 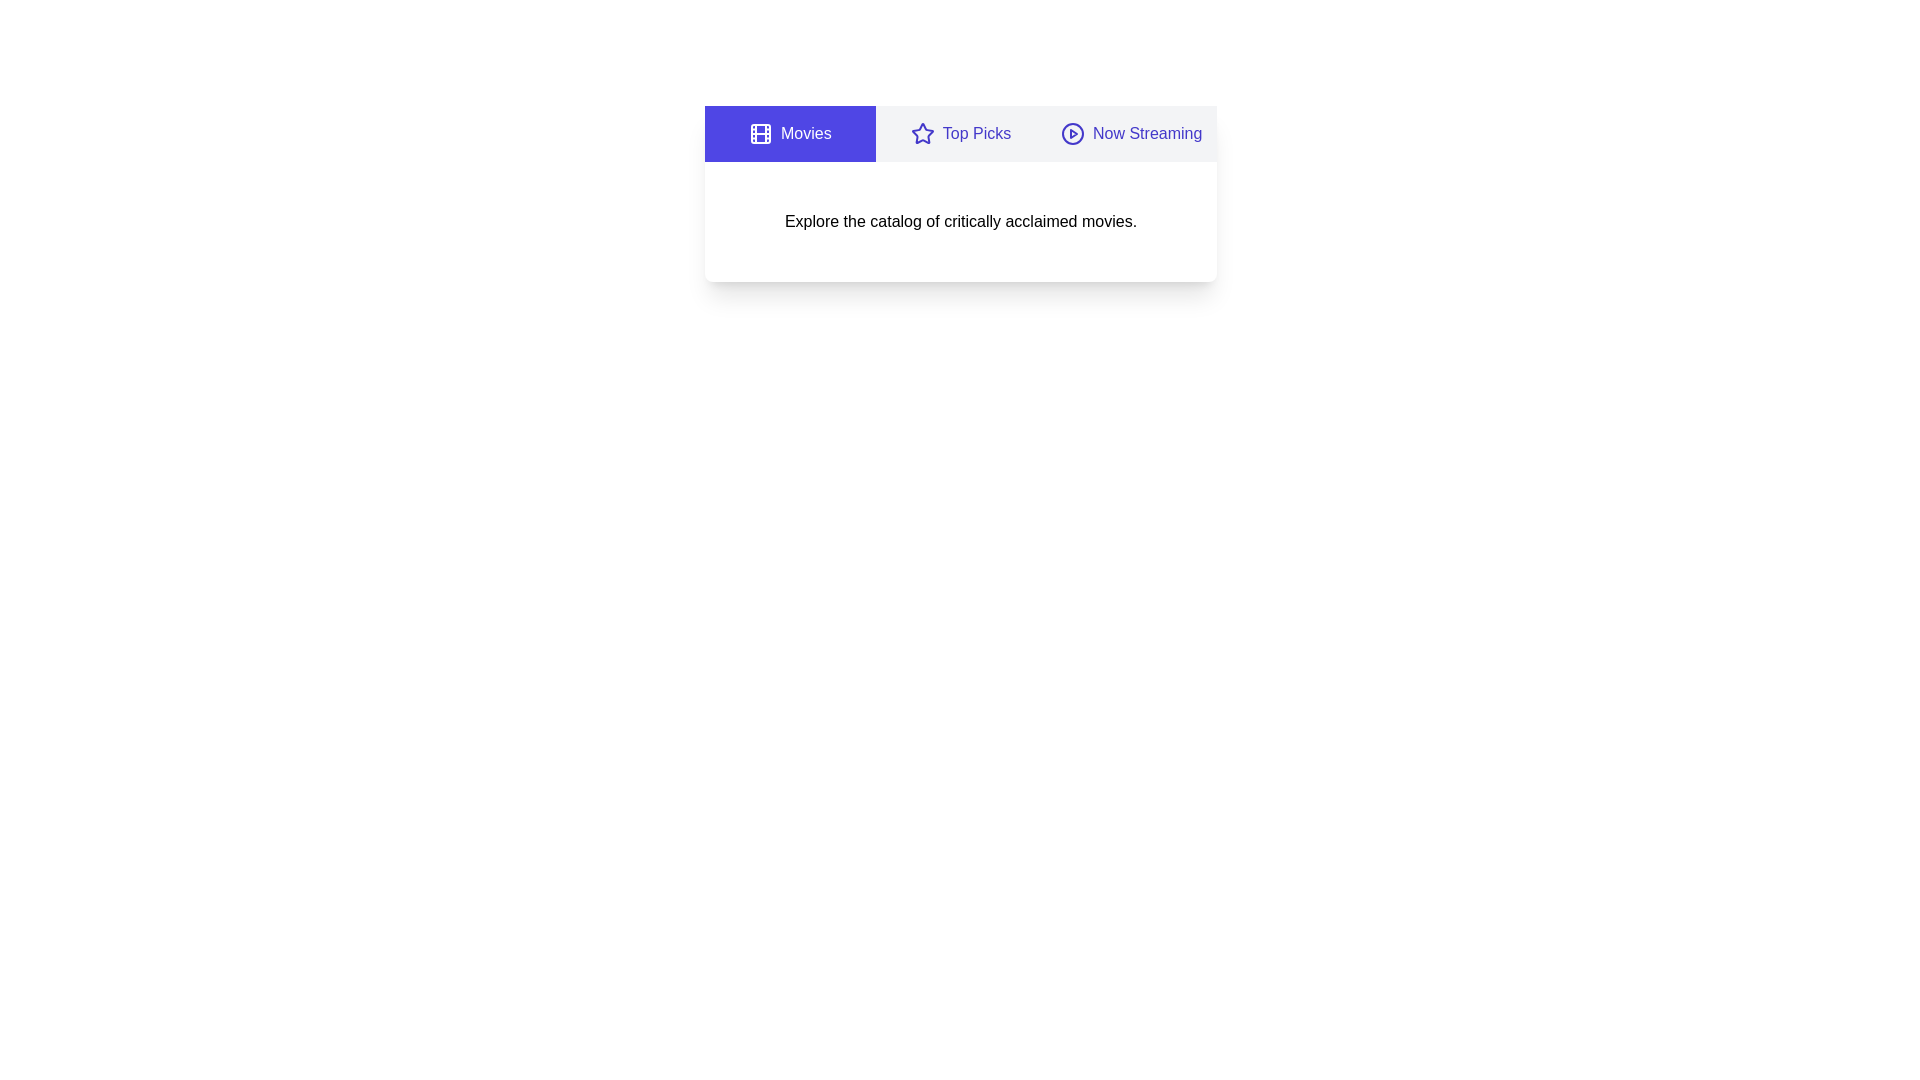 I want to click on the tab corresponding to Now Streaming, so click(x=1131, y=134).